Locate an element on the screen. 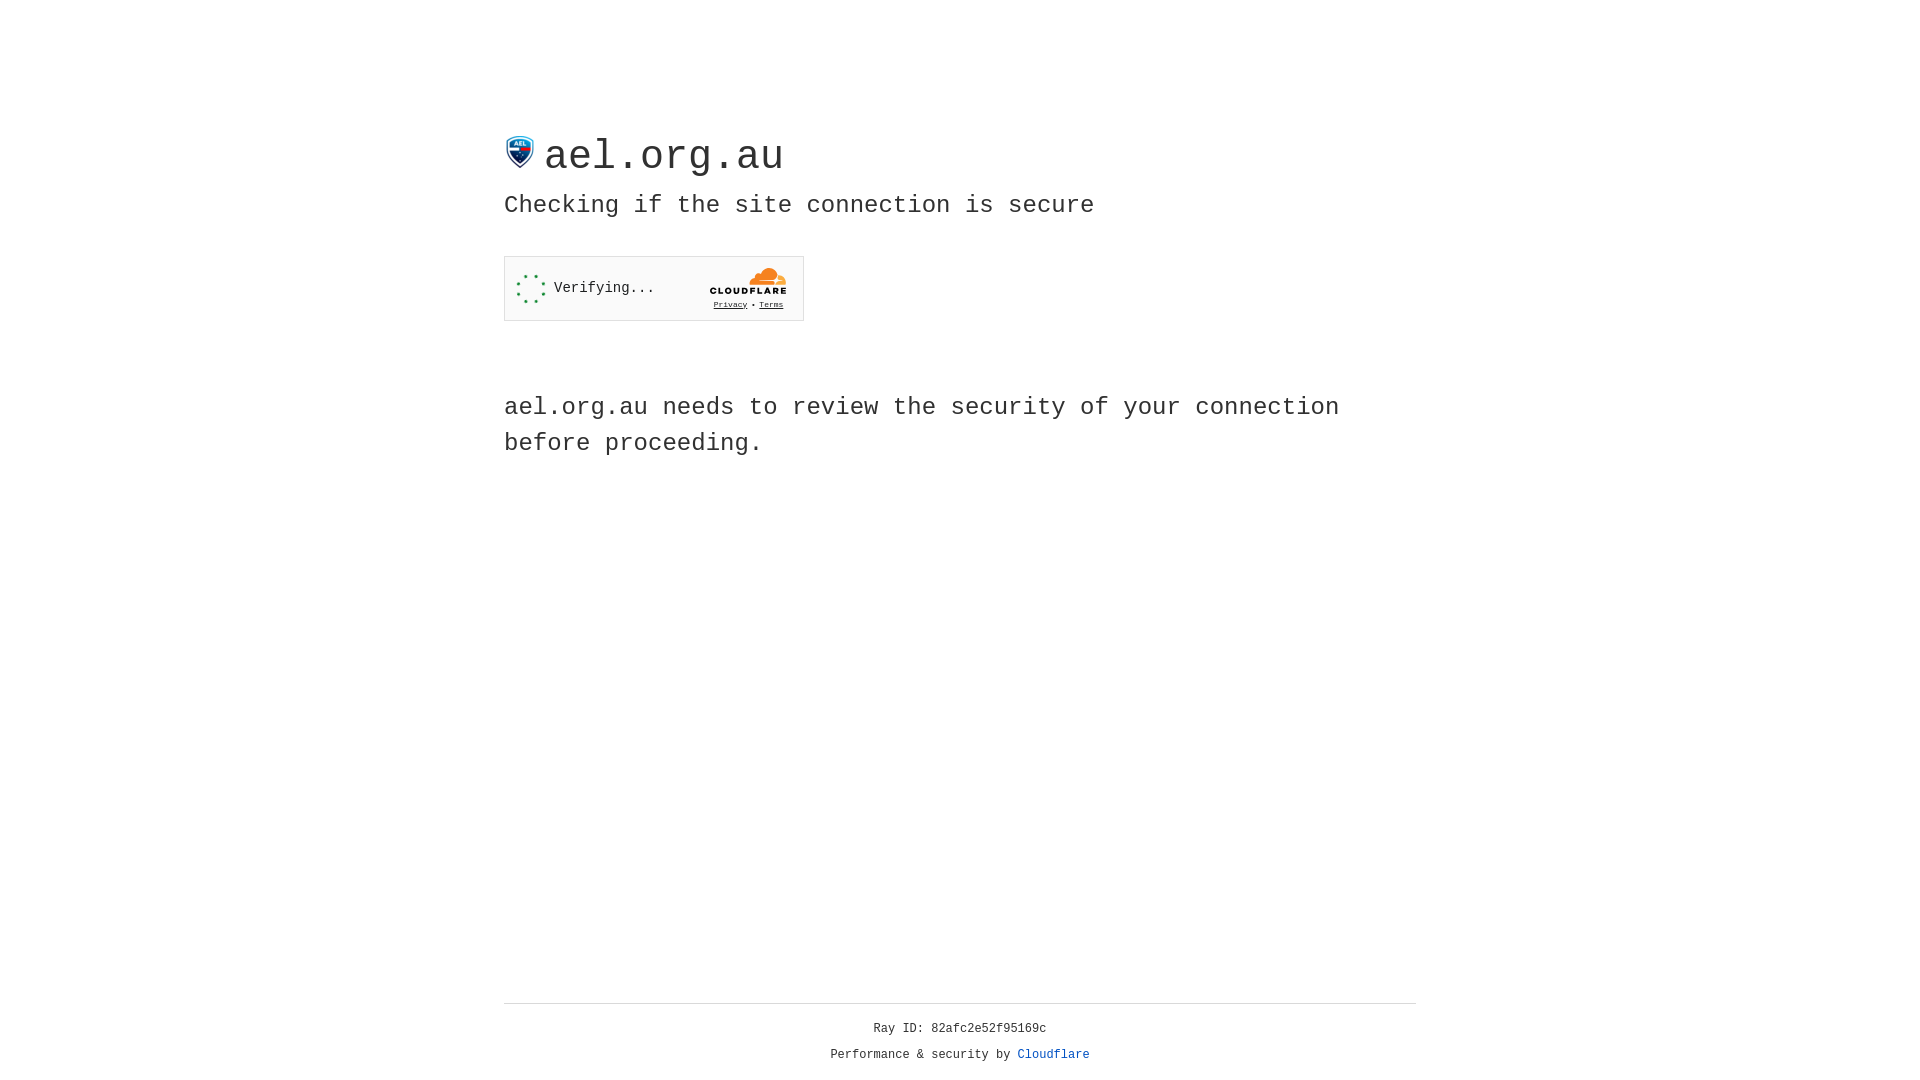 This screenshot has width=1920, height=1080. 'Widget containing a Cloudflare security challenge' is located at coordinates (653, 288).